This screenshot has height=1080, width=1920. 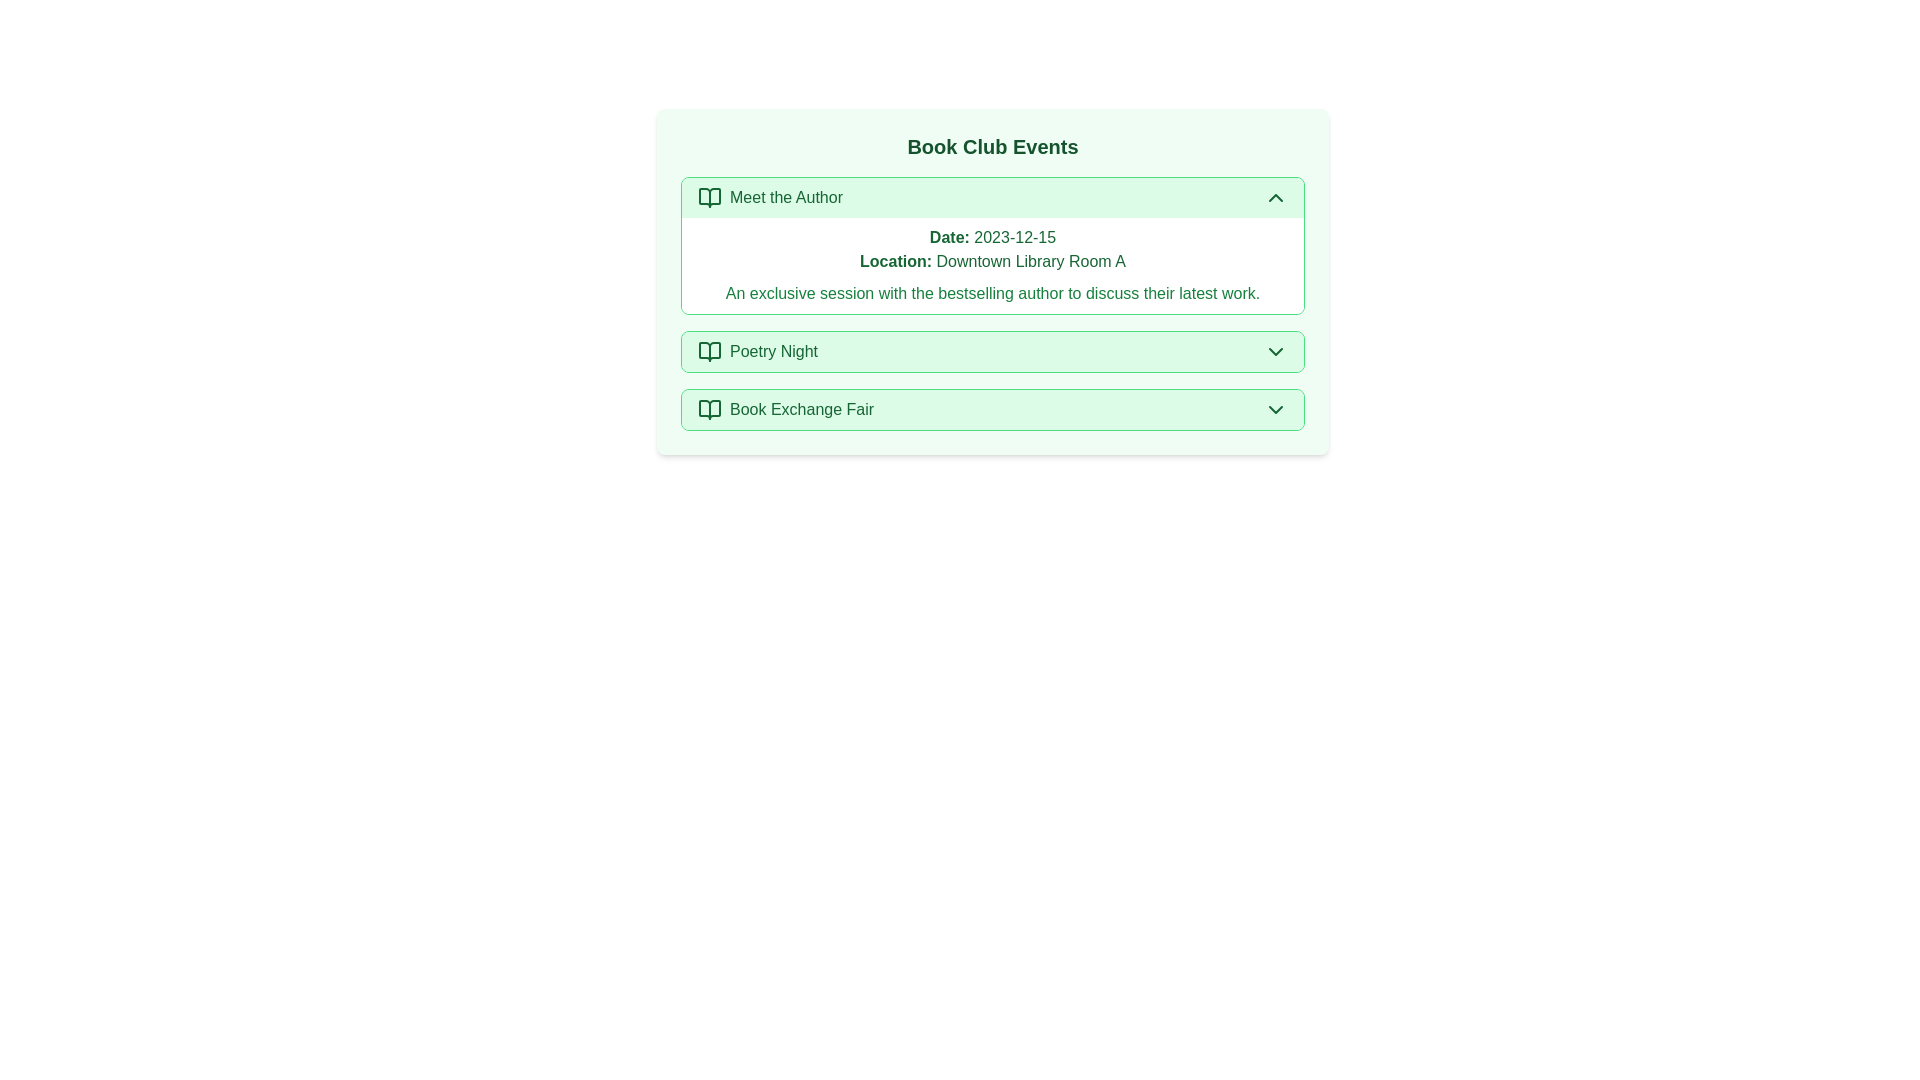 What do you see at coordinates (993, 350) in the screenshot?
I see `the interactive button for the 'Poetry Night' event` at bounding box center [993, 350].